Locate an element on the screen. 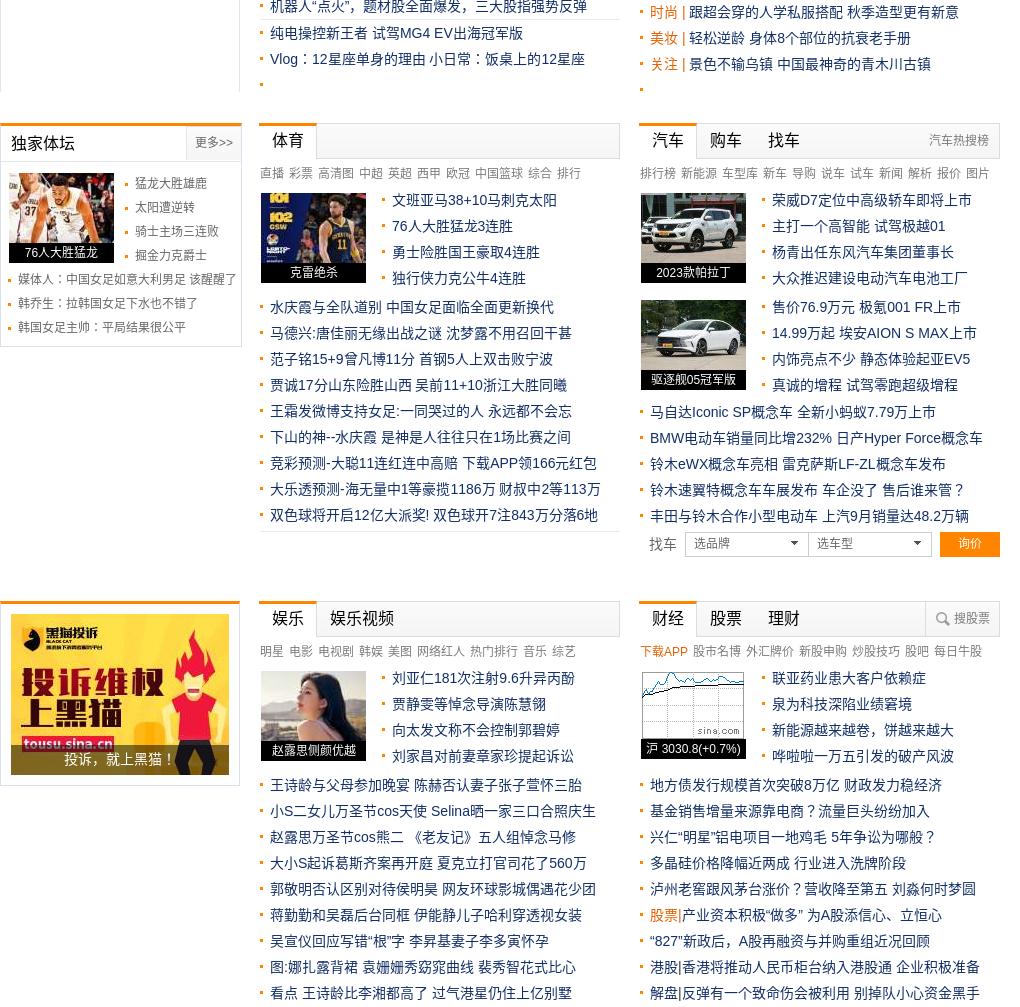 The width and height of the screenshot is (1020, 1007). '产业资本积极“做多” 为A股添信心、立恒心' is located at coordinates (811, 913).